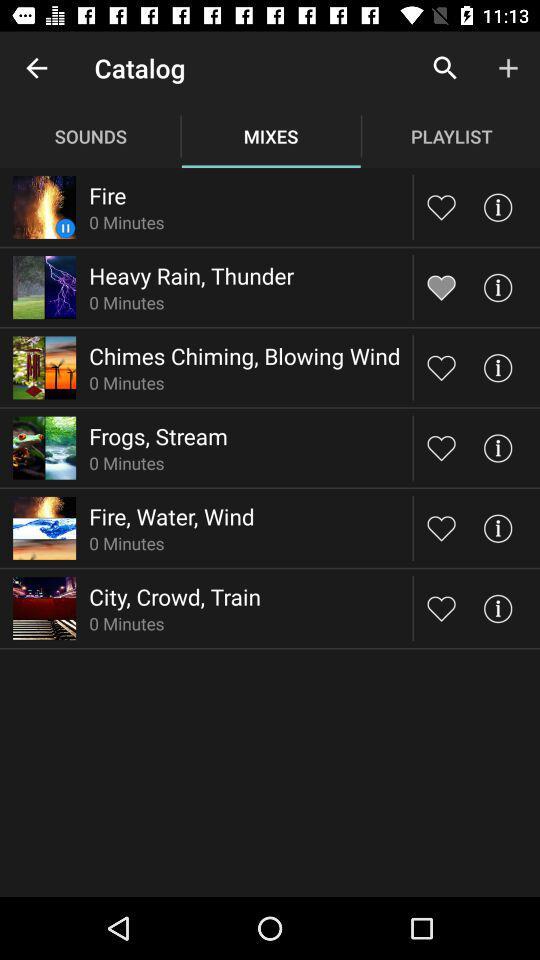  I want to click on get information, so click(496, 448).